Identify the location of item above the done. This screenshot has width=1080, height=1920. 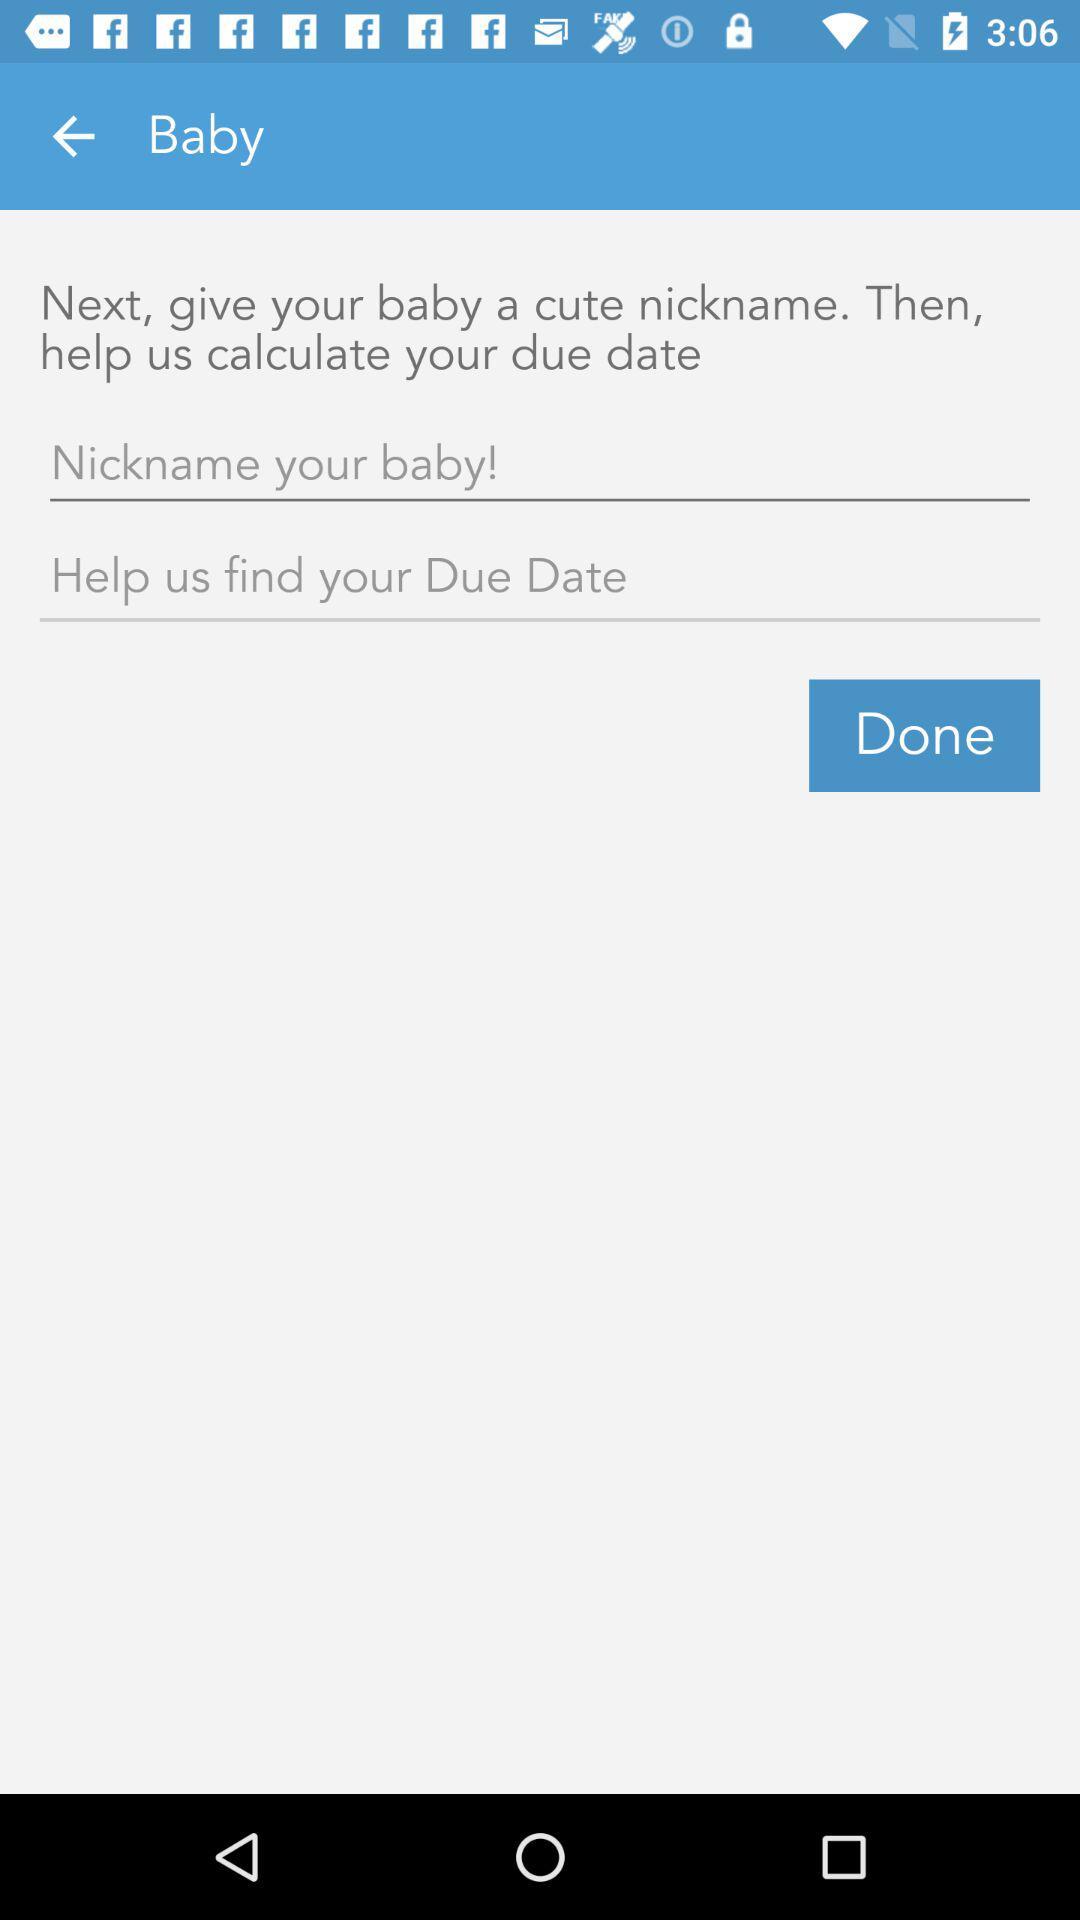
(540, 579).